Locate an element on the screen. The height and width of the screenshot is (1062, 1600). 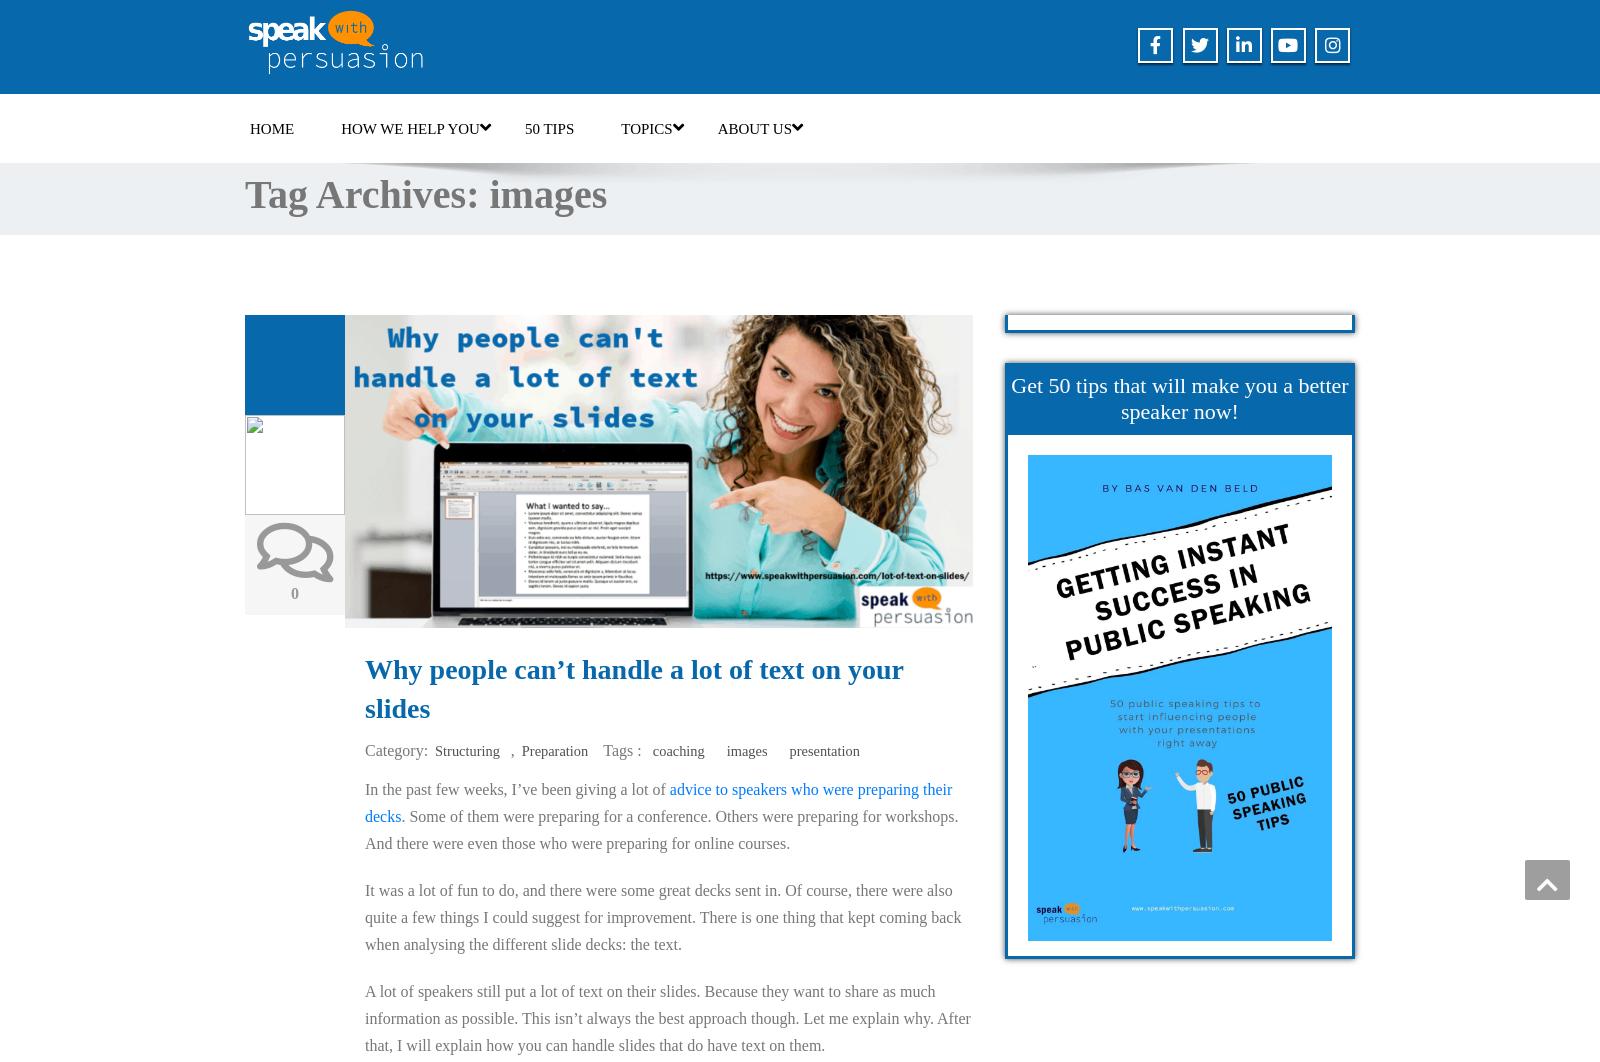
'Tags :' is located at coordinates (603, 750).